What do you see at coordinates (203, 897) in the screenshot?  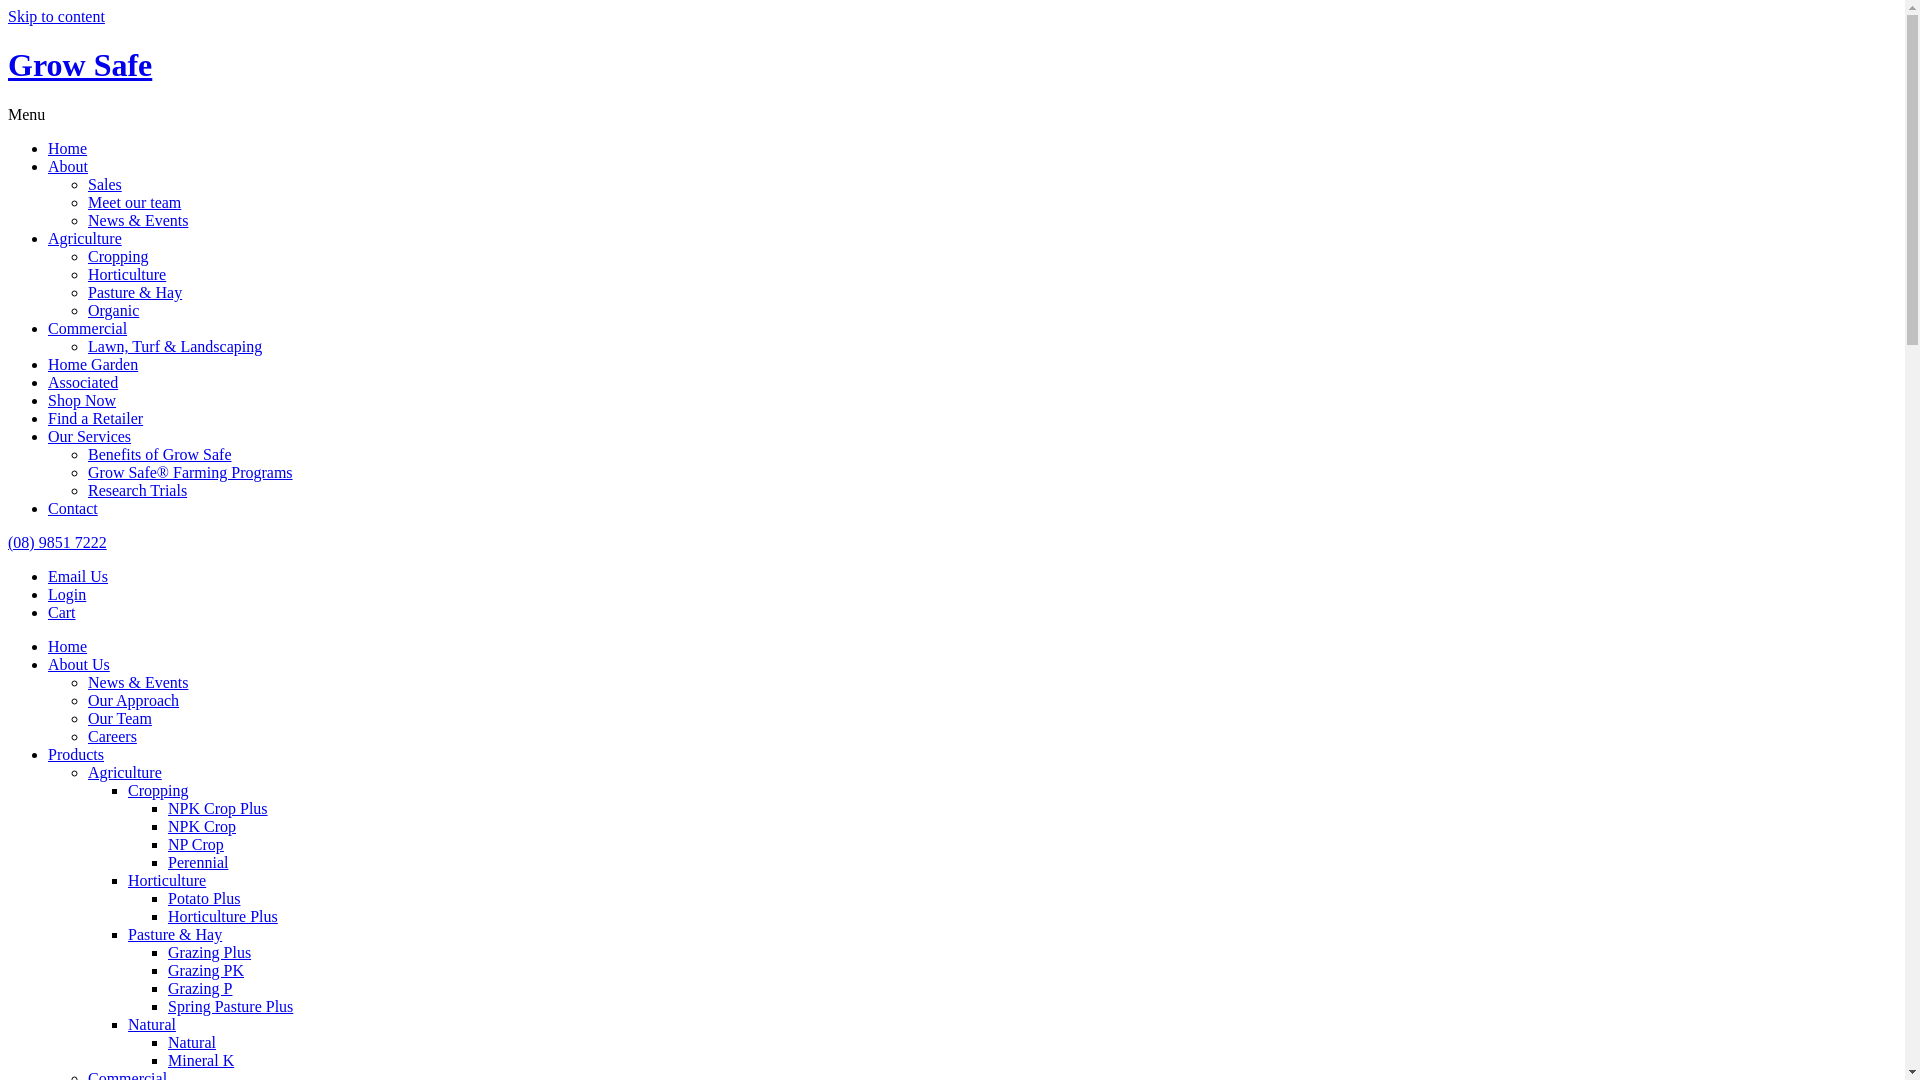 I see `'Potato Plus'` at bounding box center [203, 897].